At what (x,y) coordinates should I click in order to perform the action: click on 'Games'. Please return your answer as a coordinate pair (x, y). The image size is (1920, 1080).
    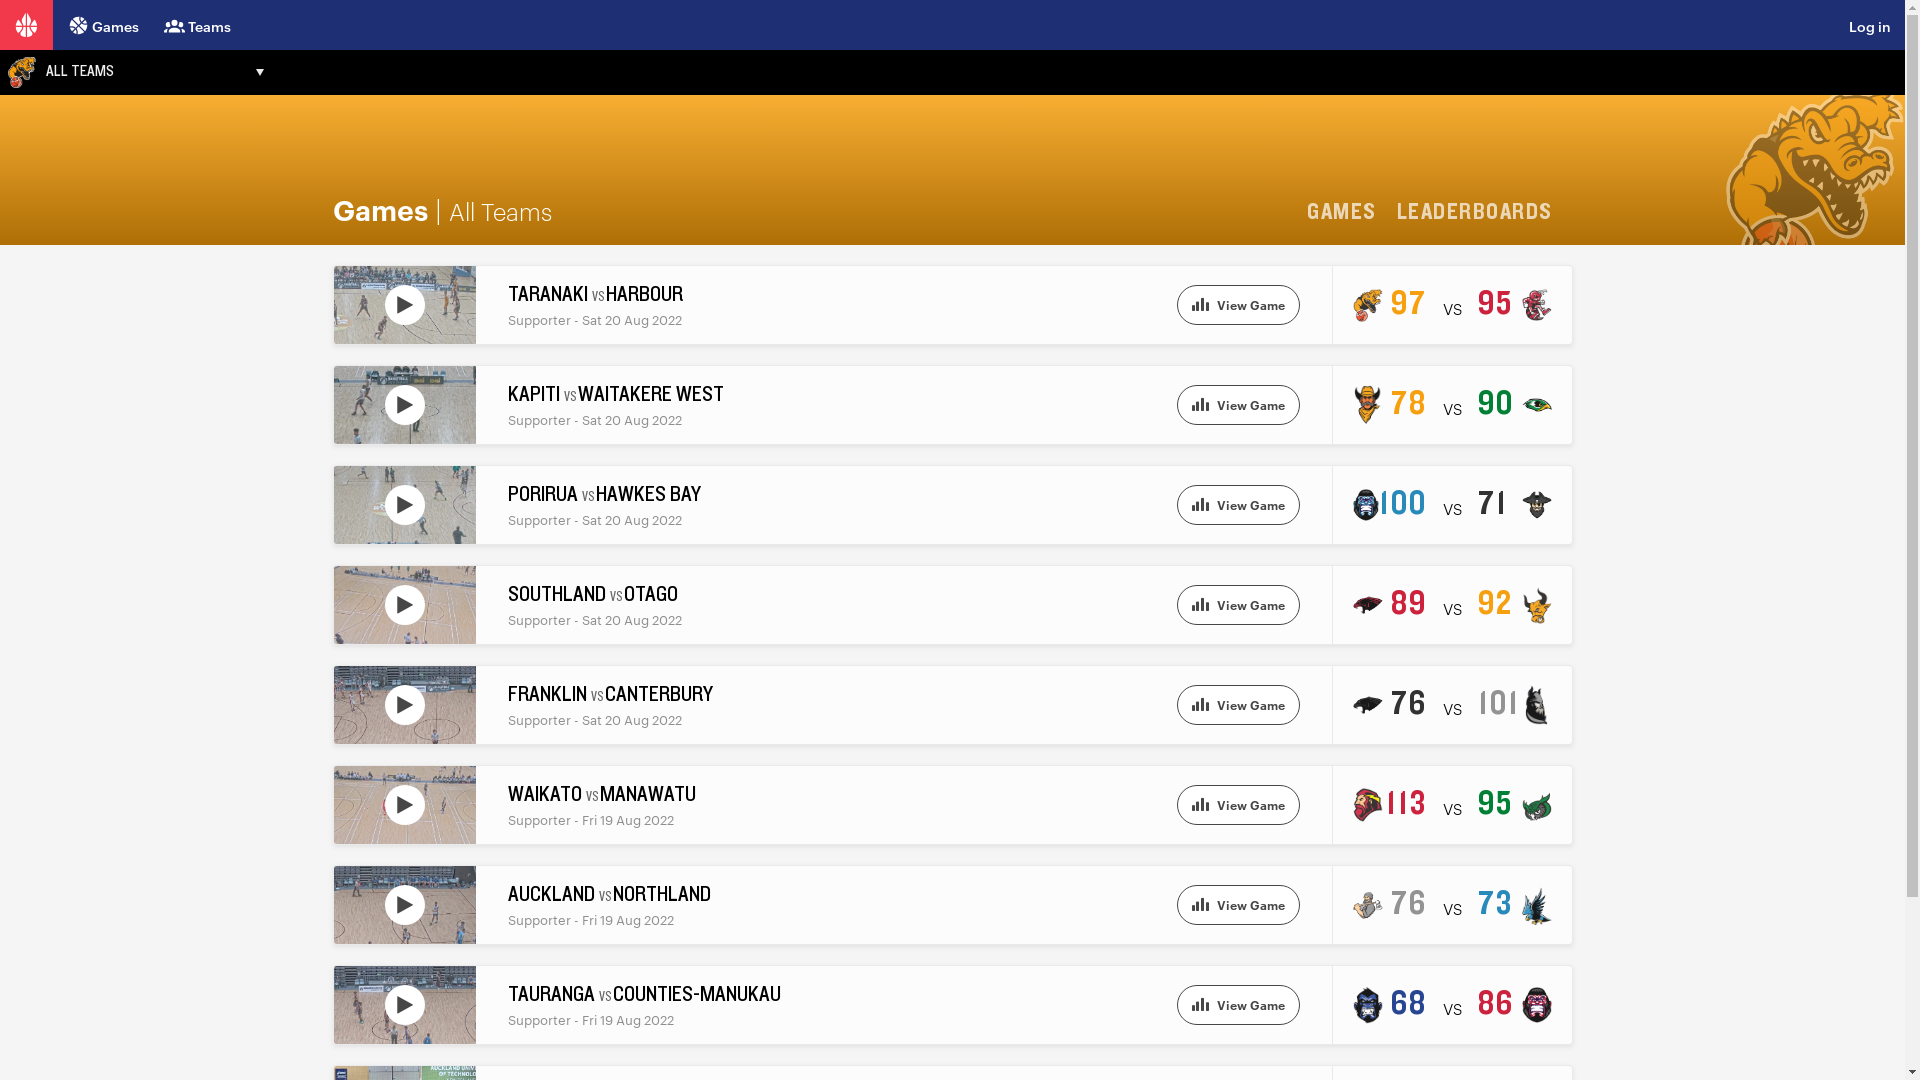
    Looking at the image, I should click on (102, 24).